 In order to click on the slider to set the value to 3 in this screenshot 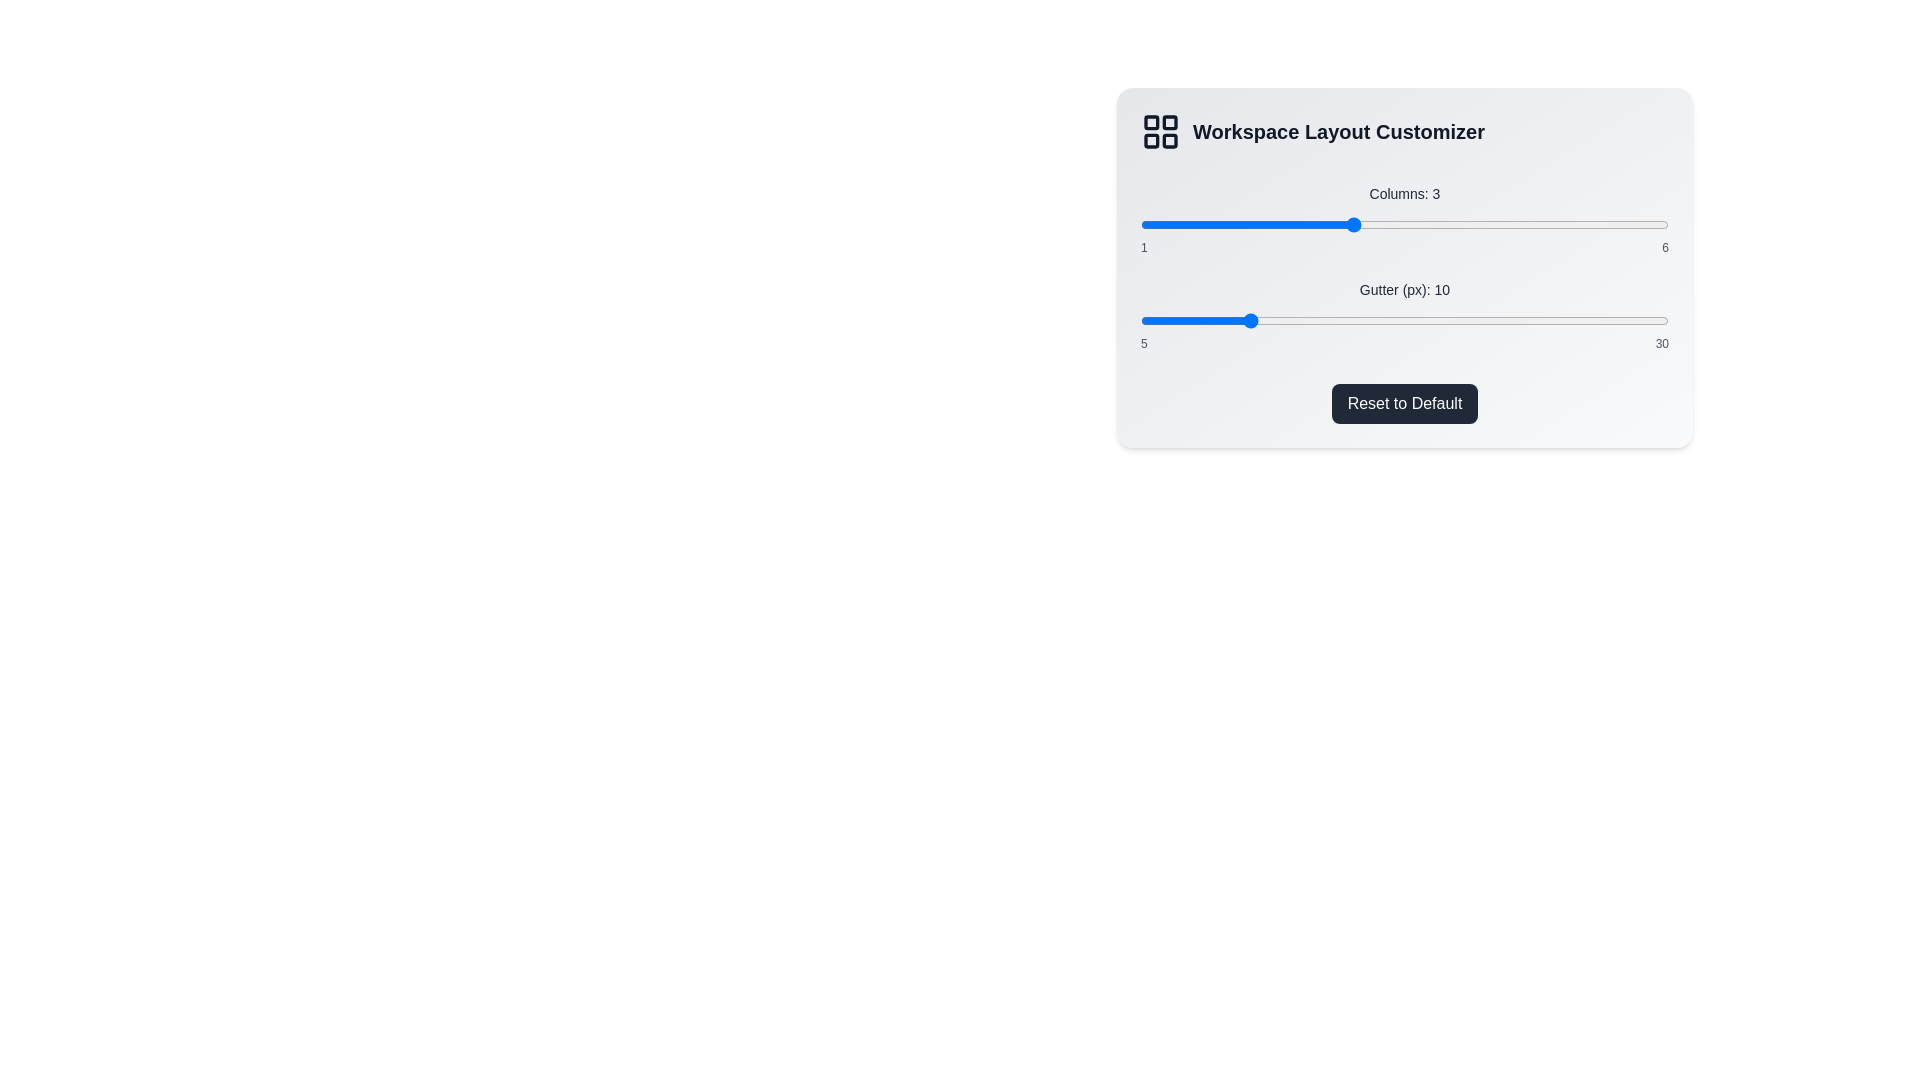, I will do `click(1352, 224)`.